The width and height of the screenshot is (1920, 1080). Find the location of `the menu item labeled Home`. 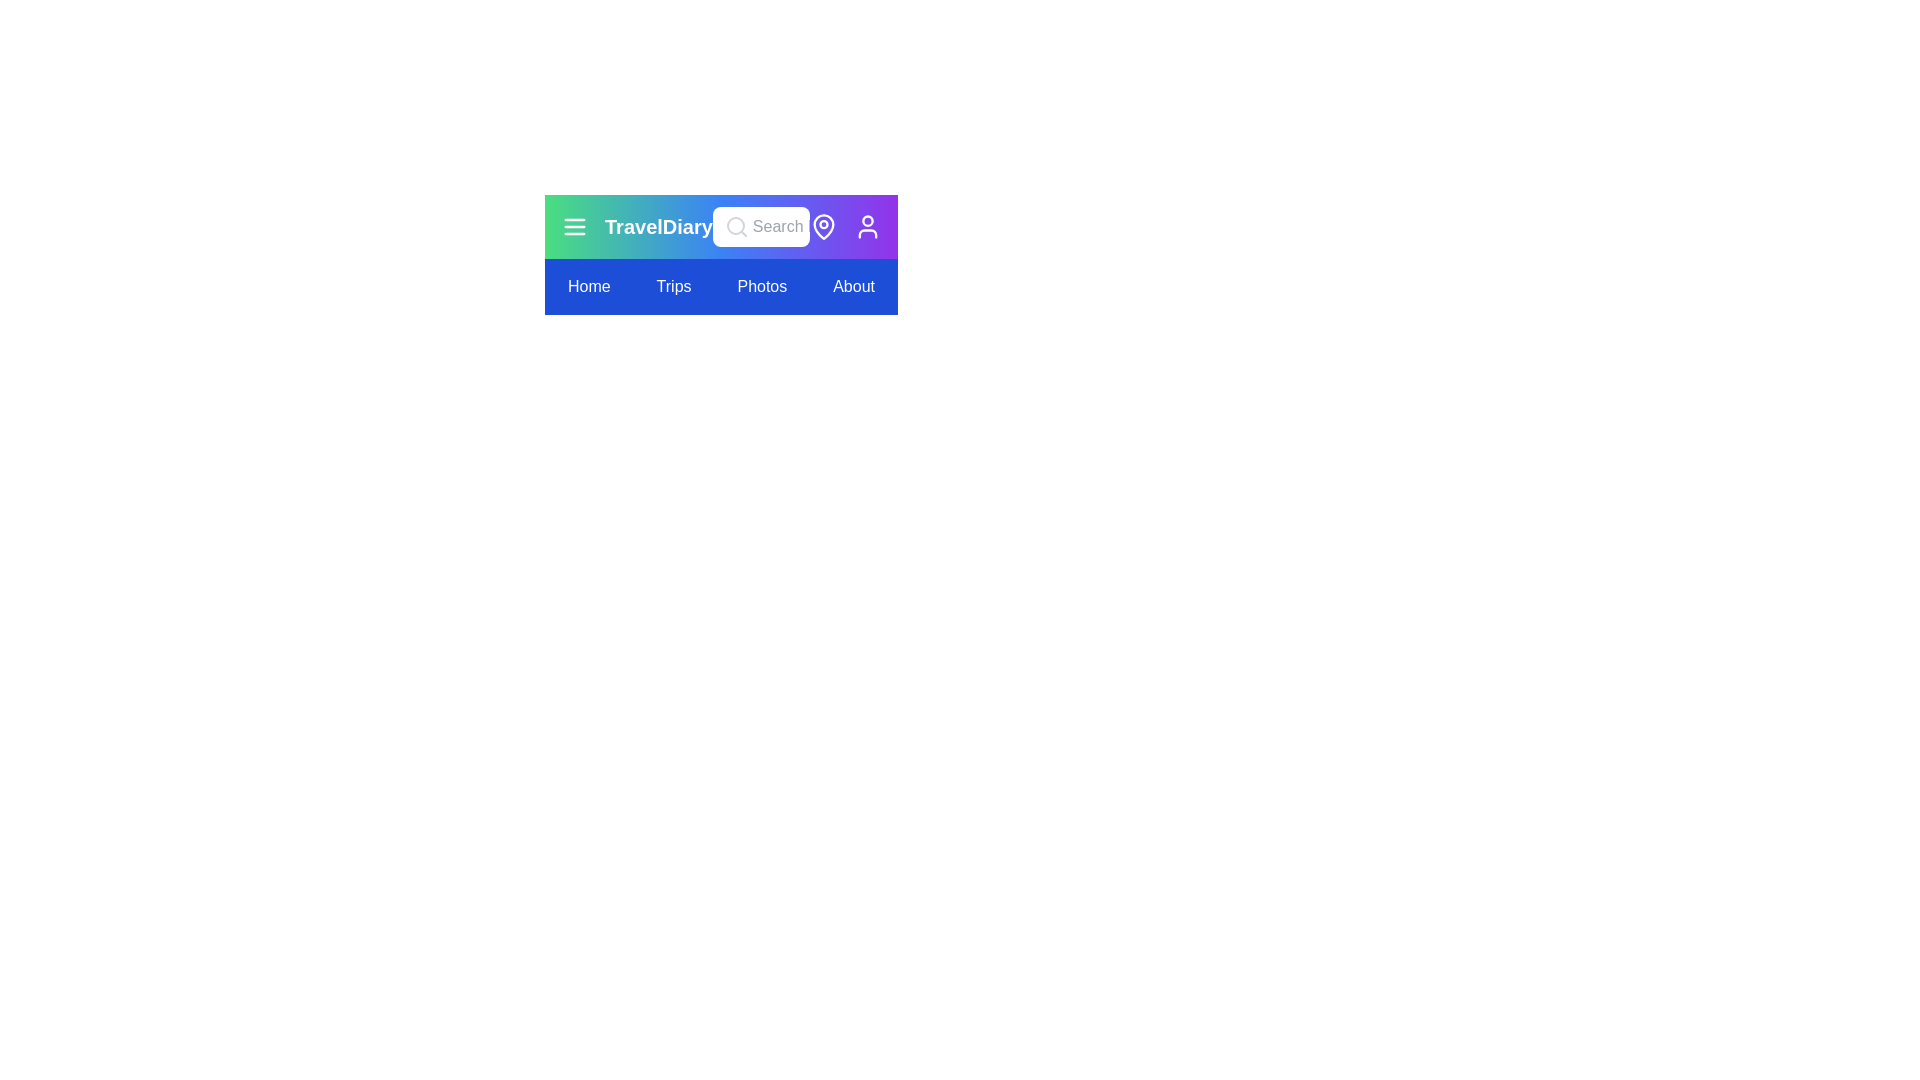

the menu item labeled Home is located at coordinates (588, 286).